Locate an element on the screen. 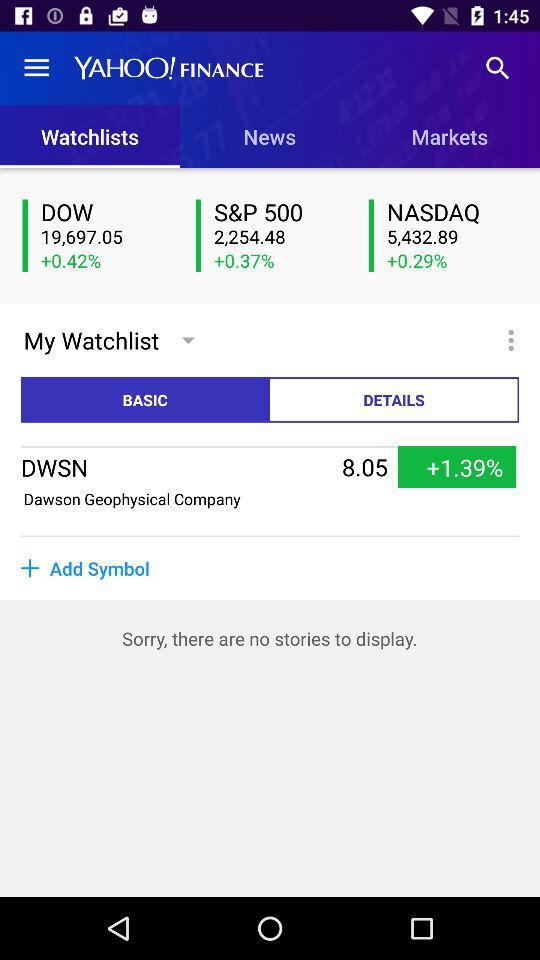  the item above +0.29% icon is located at coordinates (452, 237).